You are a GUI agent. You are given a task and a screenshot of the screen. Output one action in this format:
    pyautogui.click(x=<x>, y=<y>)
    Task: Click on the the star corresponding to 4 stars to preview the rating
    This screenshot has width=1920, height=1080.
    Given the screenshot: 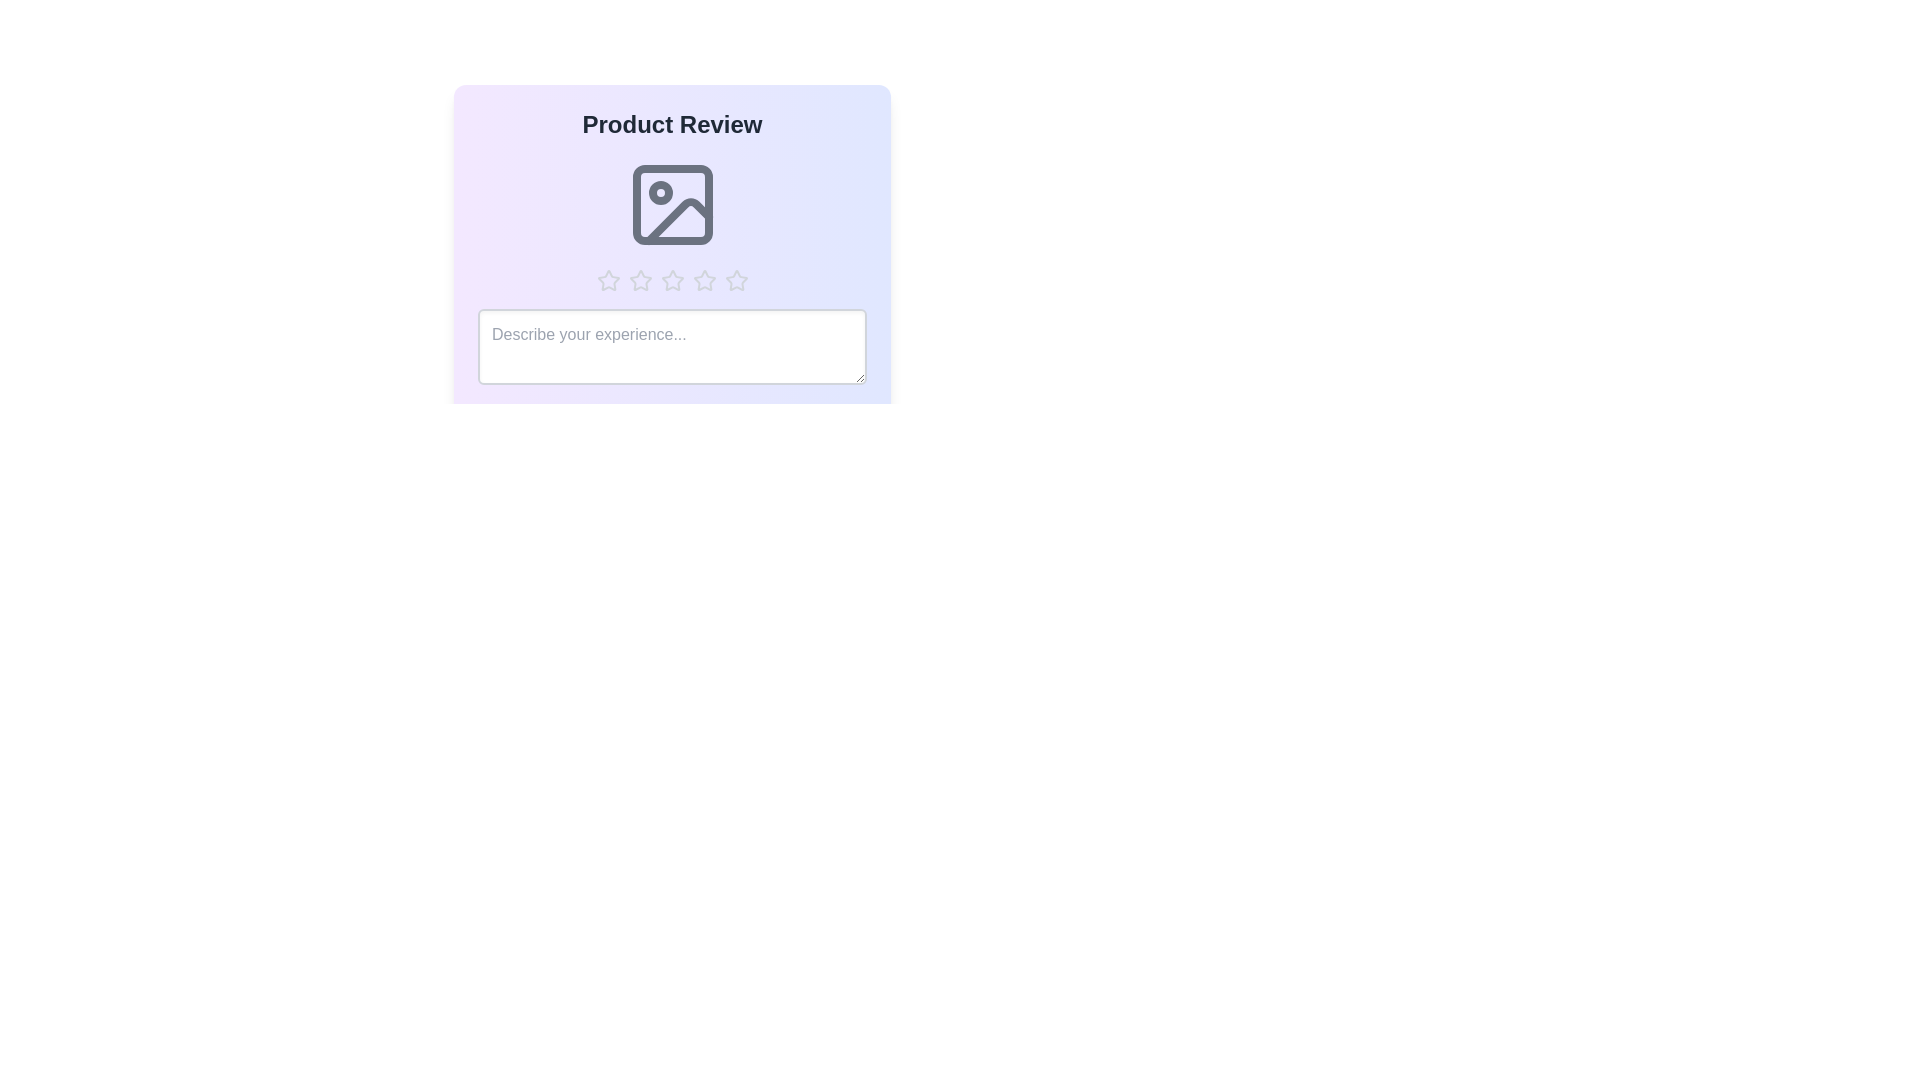 What is the action you would take?
    pyautogui.click(x=704, y=281)
    